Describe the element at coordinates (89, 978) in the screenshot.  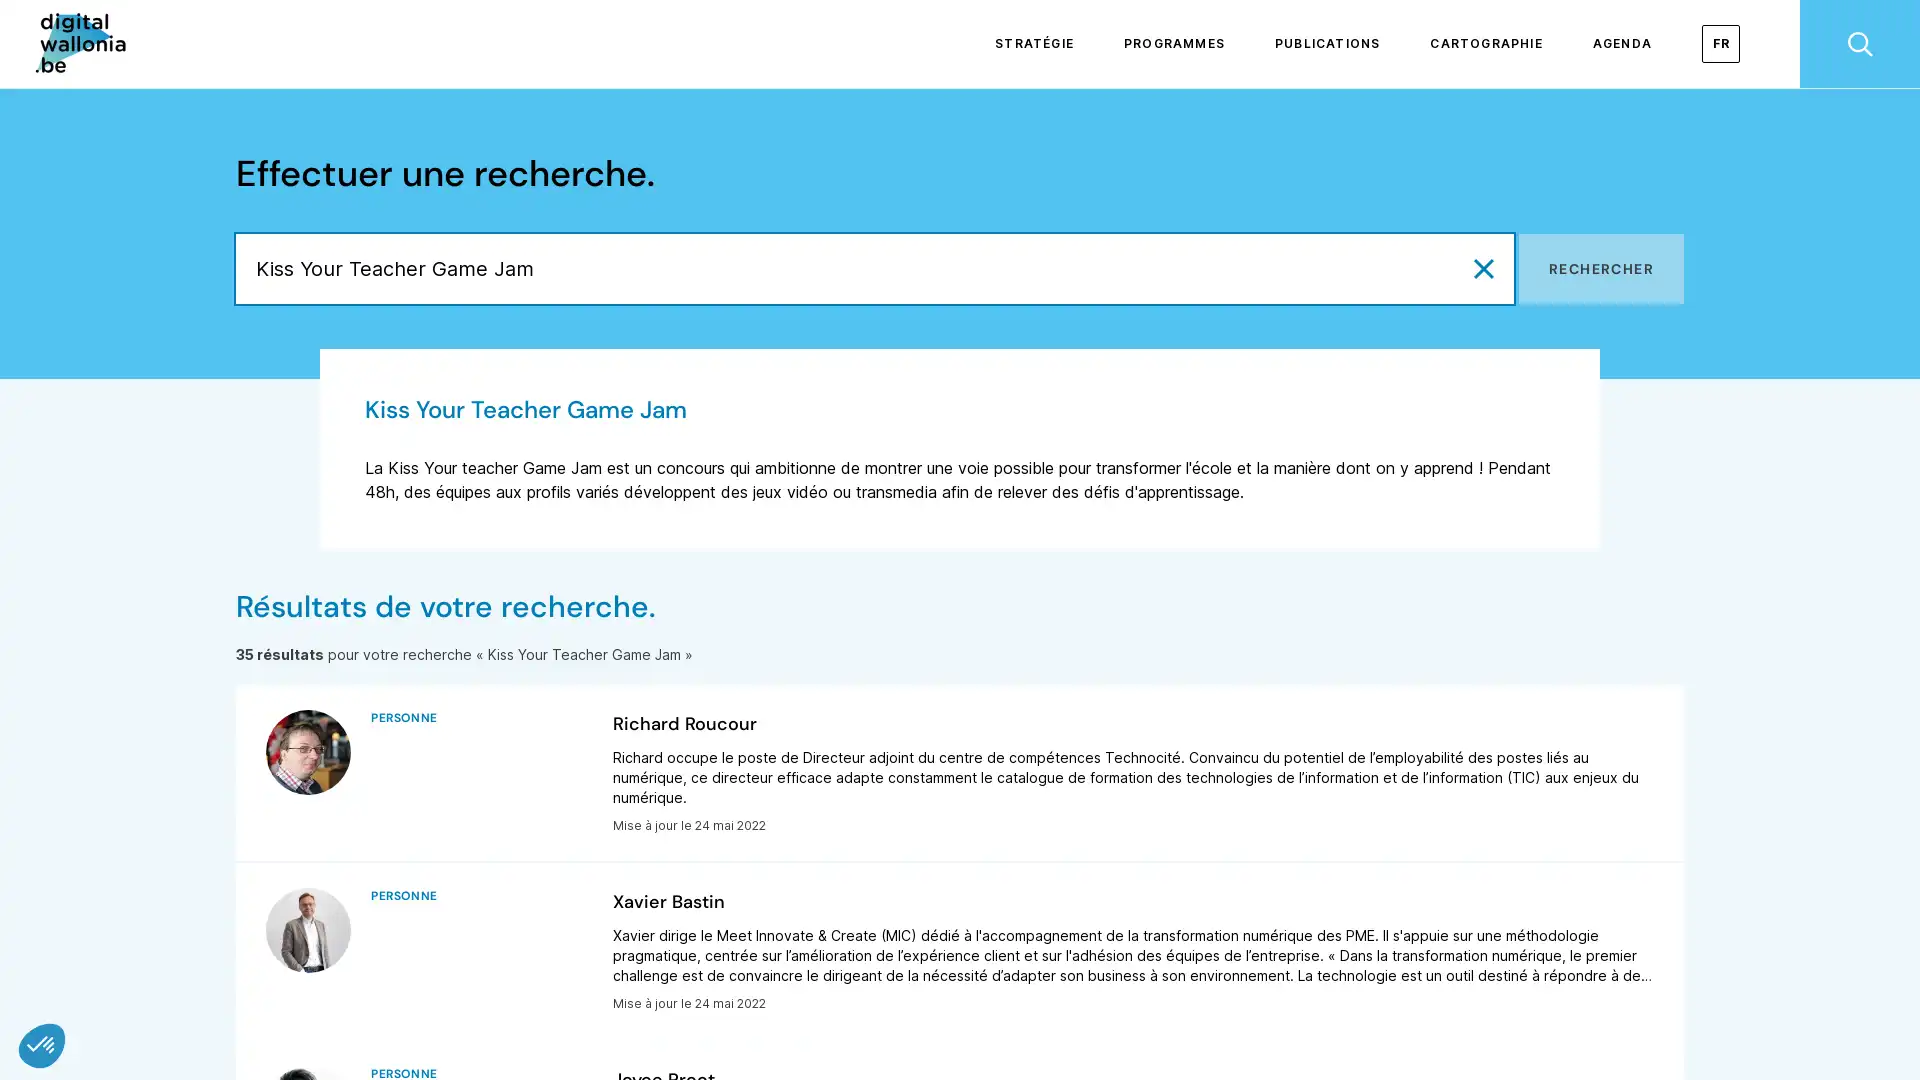
I see `Non merci` at that location.